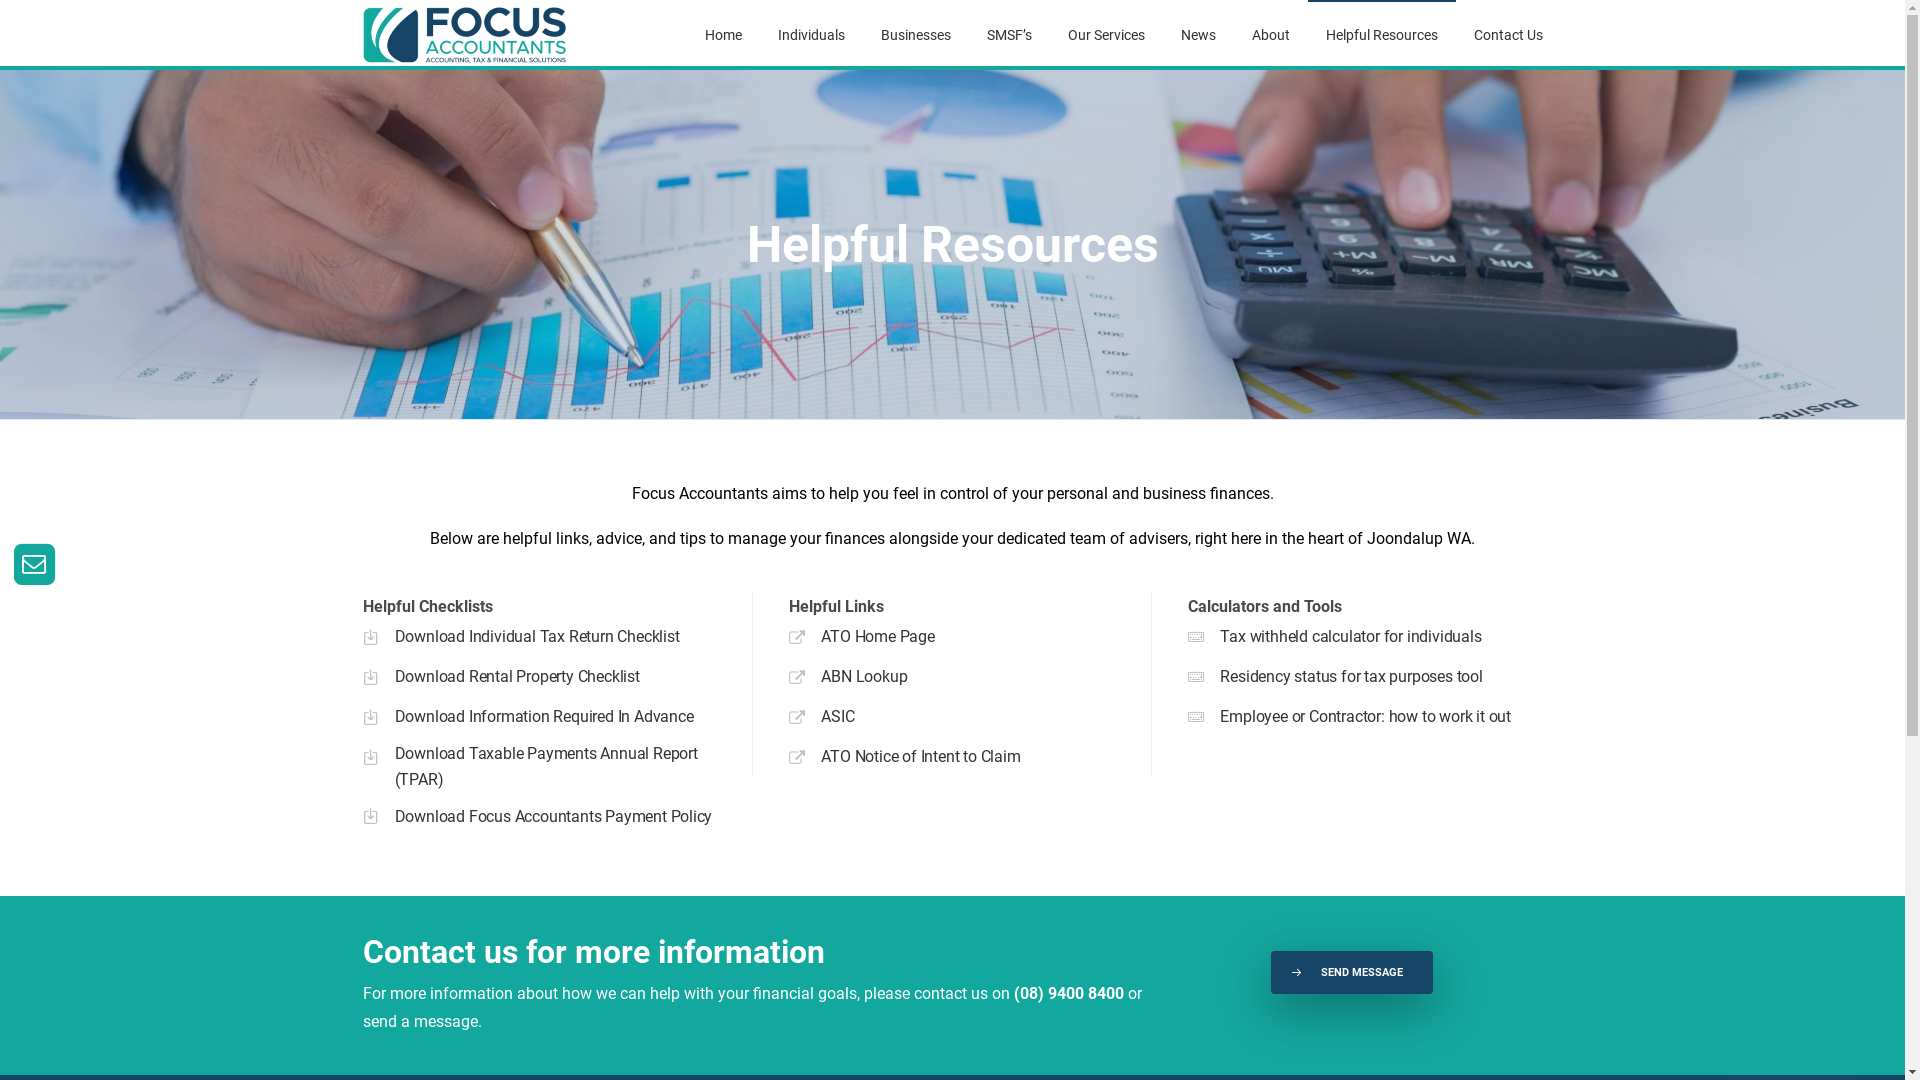 This screenshot has width=1920, height=1080. What do you see at coordinates (1197, 34) in the screenshot?
I see `'News'` at bounding box center [1197, 34].